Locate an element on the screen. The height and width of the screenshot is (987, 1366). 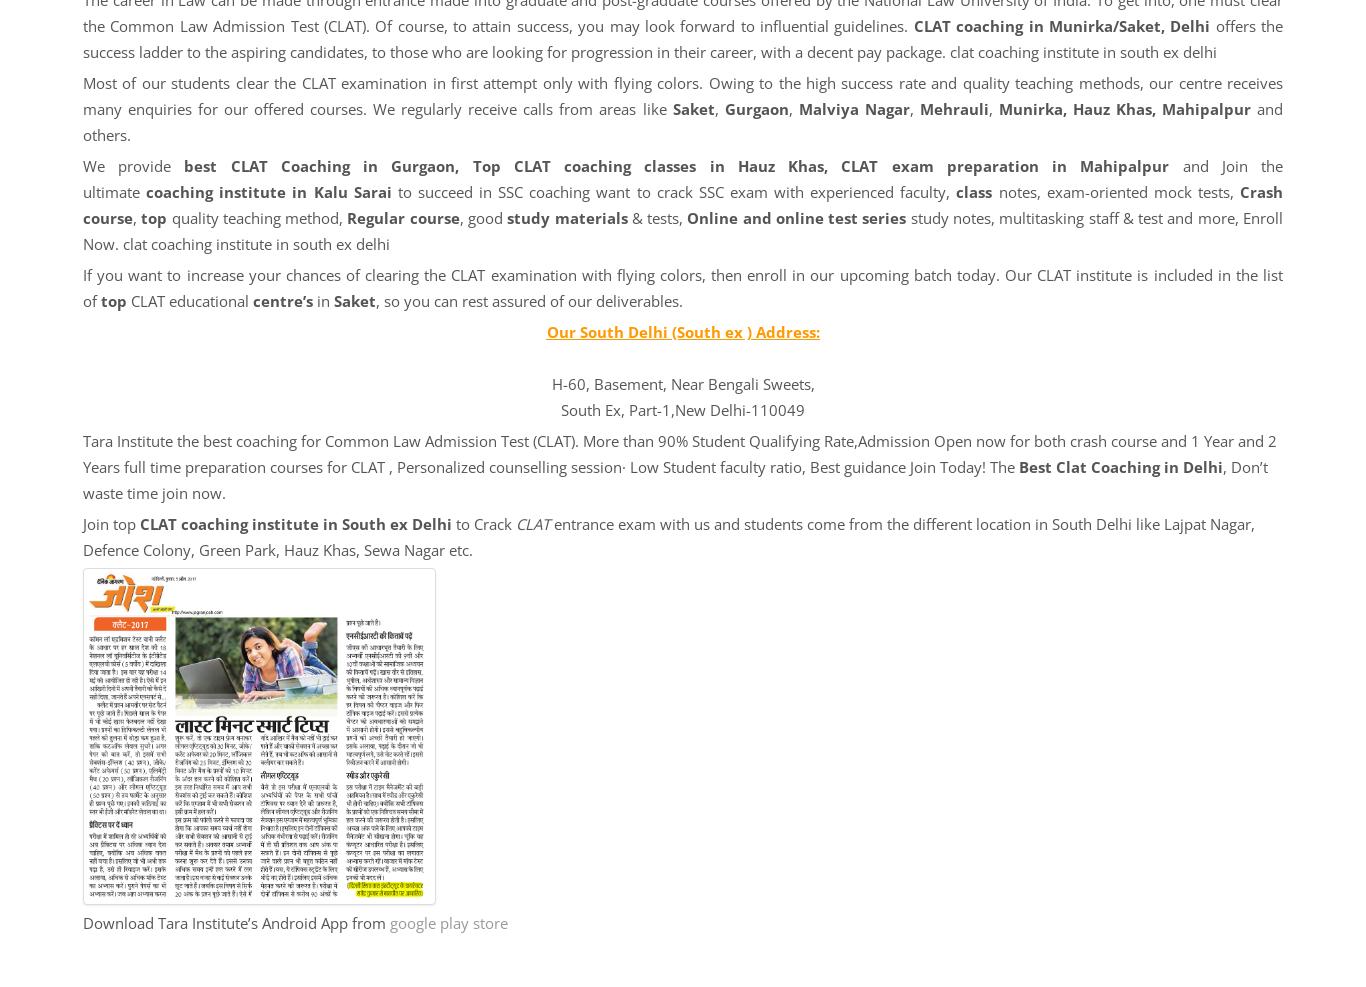
'Gurgaon' is located at coordinates (755, 108).